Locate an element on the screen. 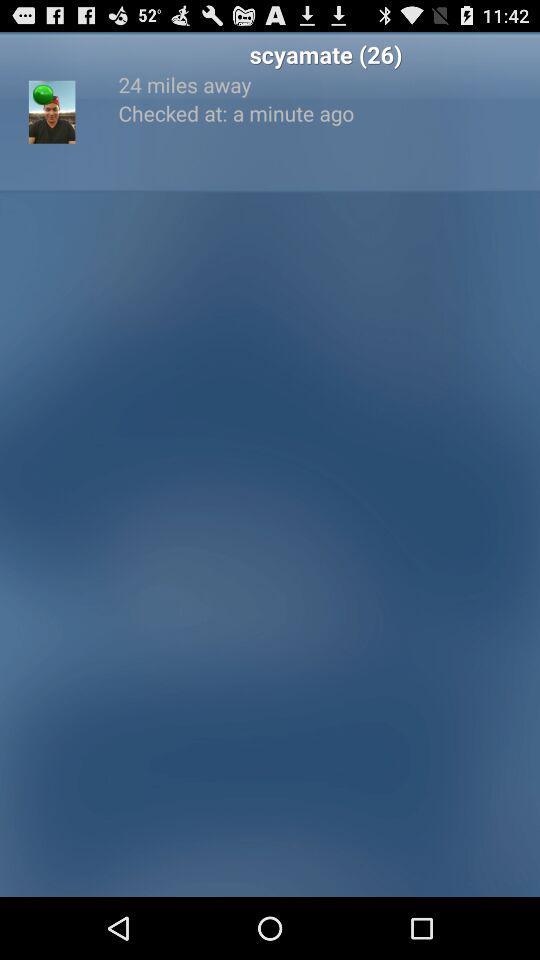 The height and width of the screenshot is (960, 540). the 24 miles away is located at coordinates (325, 84).